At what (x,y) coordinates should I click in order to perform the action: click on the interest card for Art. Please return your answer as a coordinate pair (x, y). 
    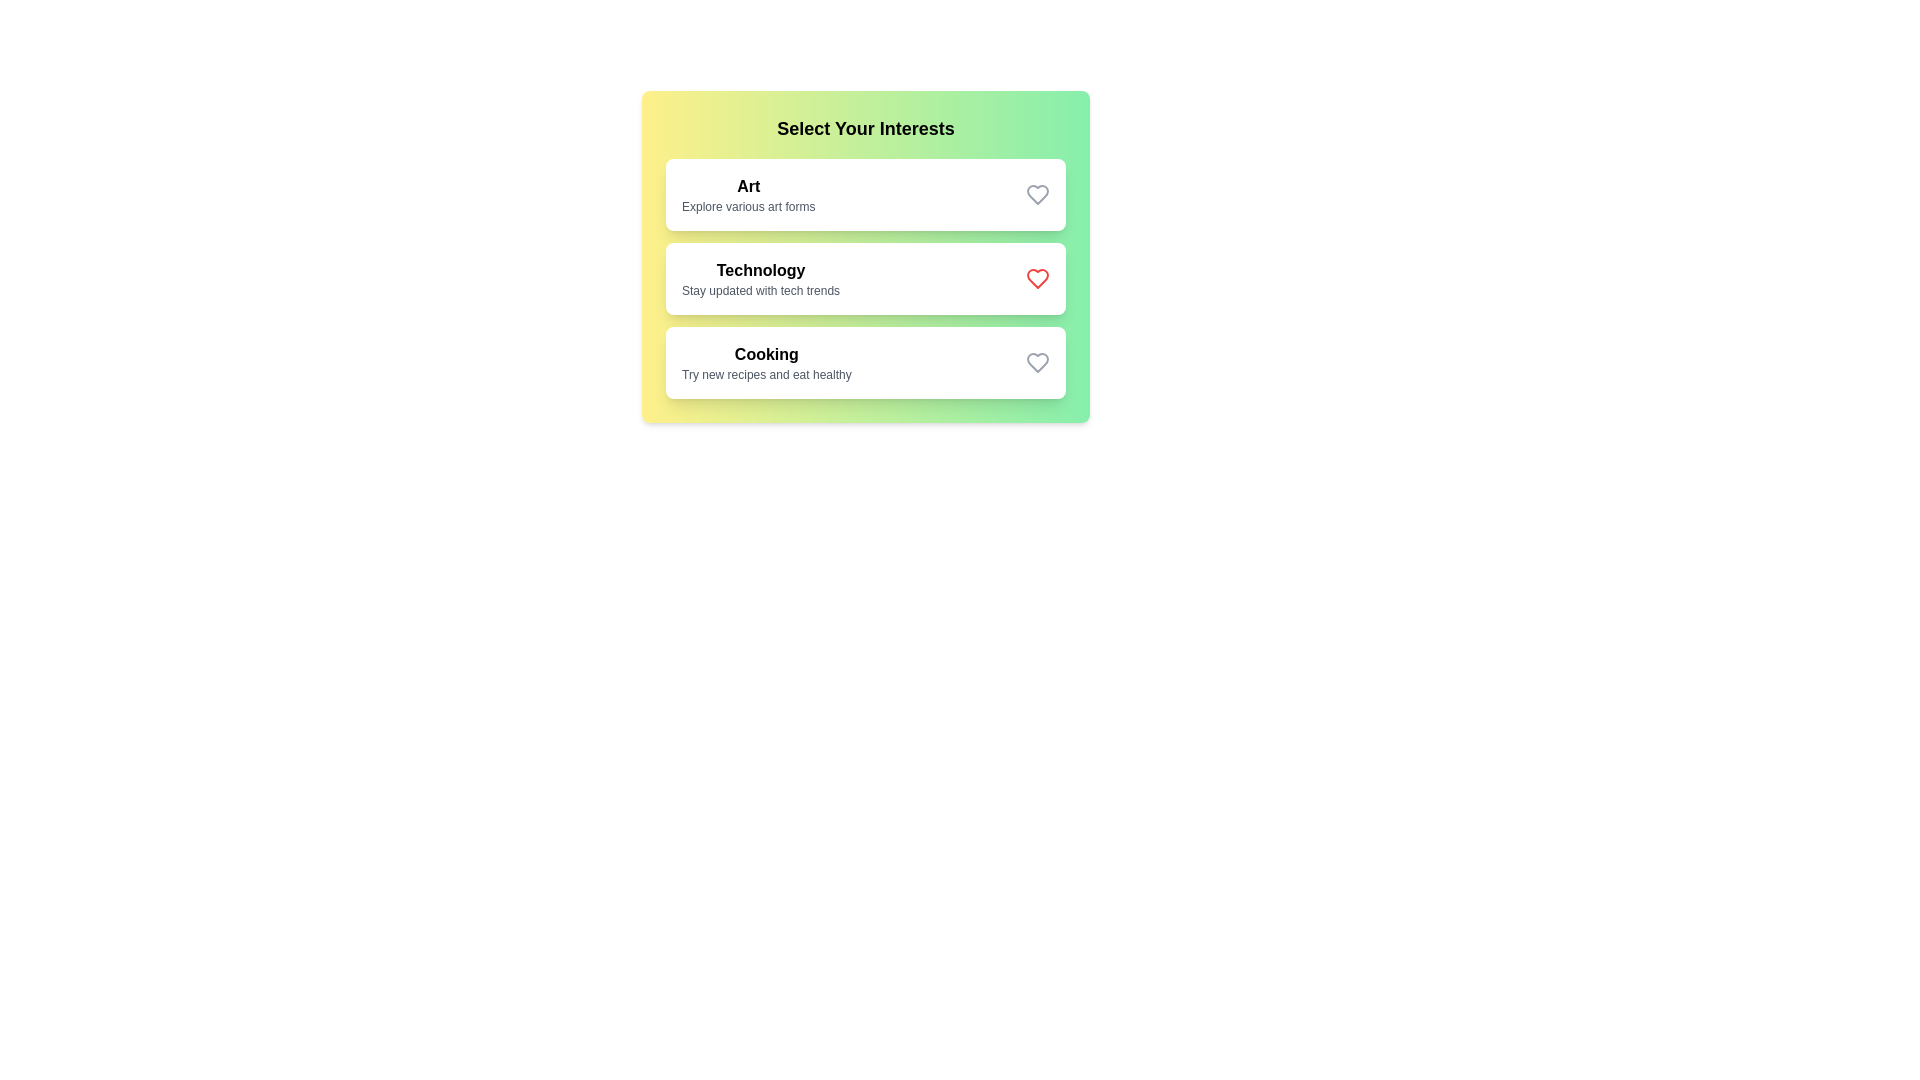
    Looking at the image, I should click on (865, 195).